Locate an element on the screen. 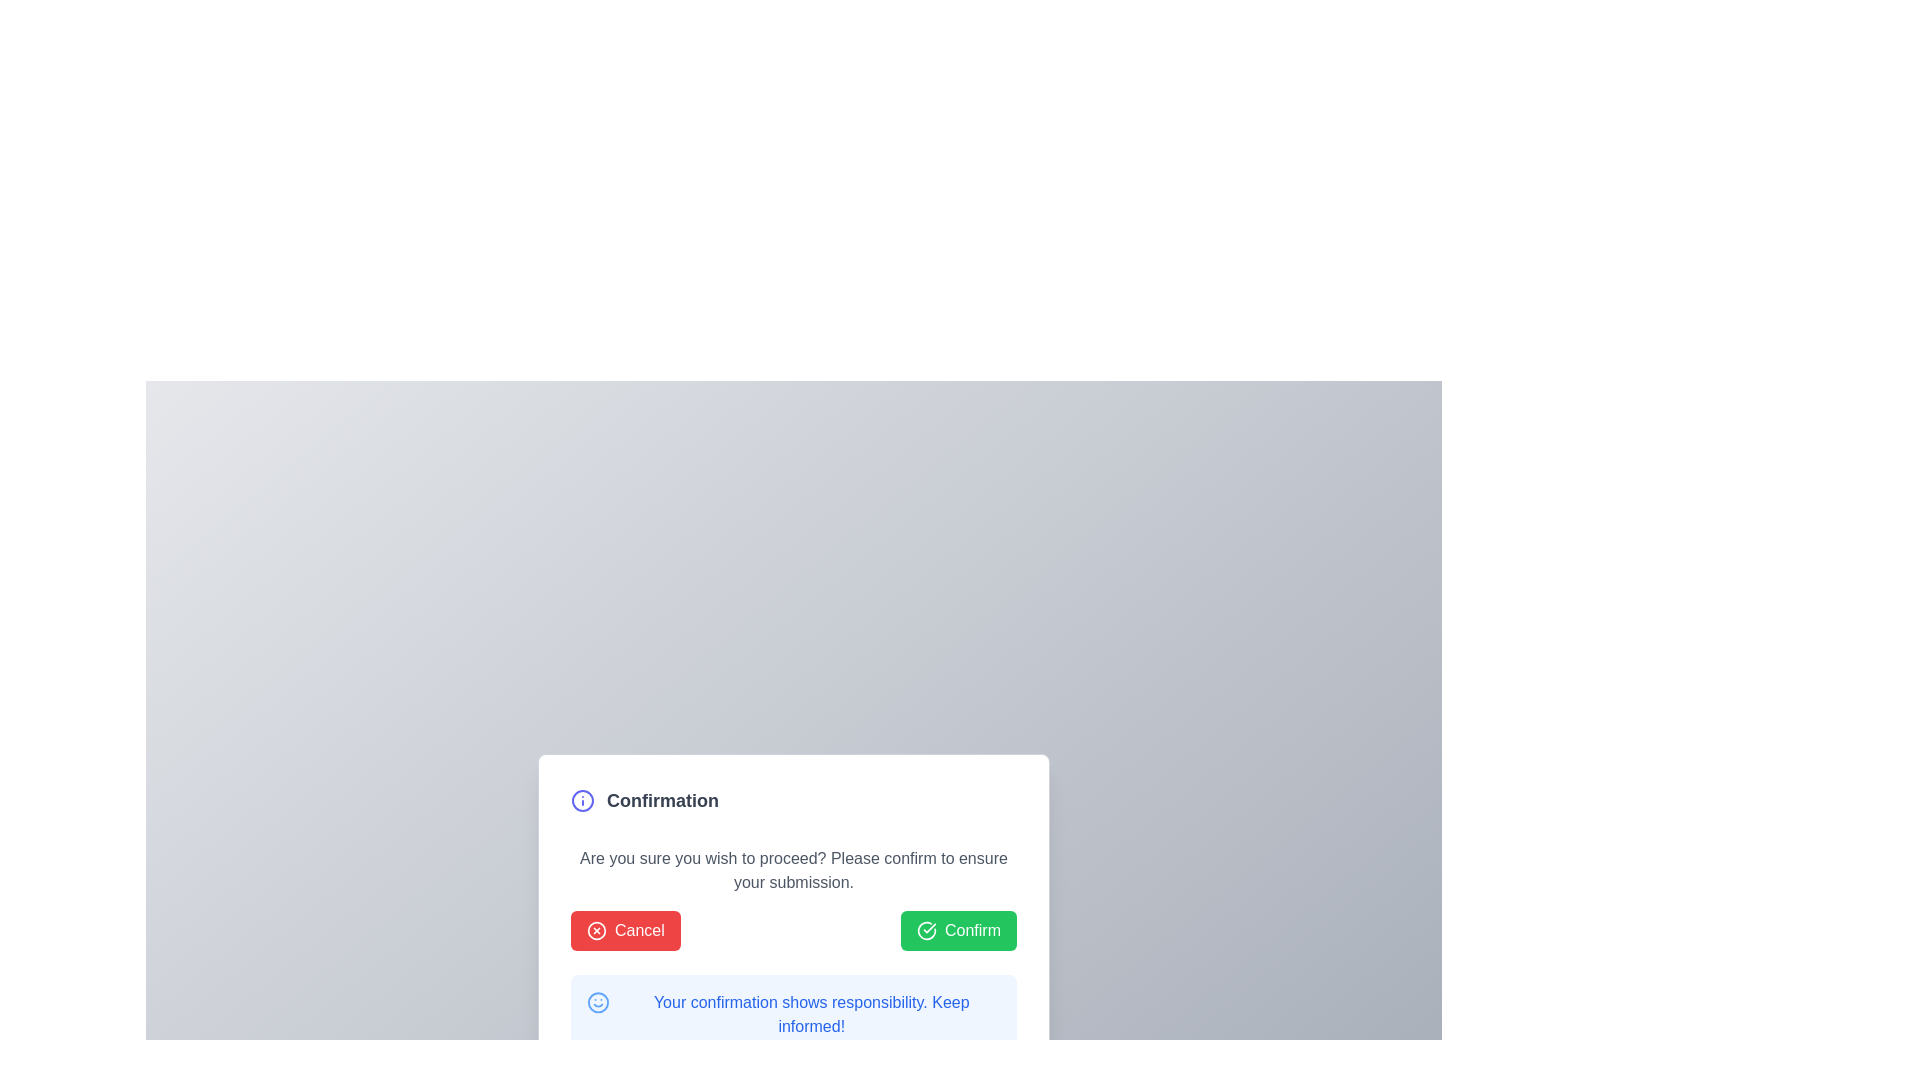 This screenshot has height=1080, width=1920. the red circular graphic in the SVG icon located within the confirmation dialog, which is positioned to the left of the 'Cancel' button is located at coordinates (595, 930).